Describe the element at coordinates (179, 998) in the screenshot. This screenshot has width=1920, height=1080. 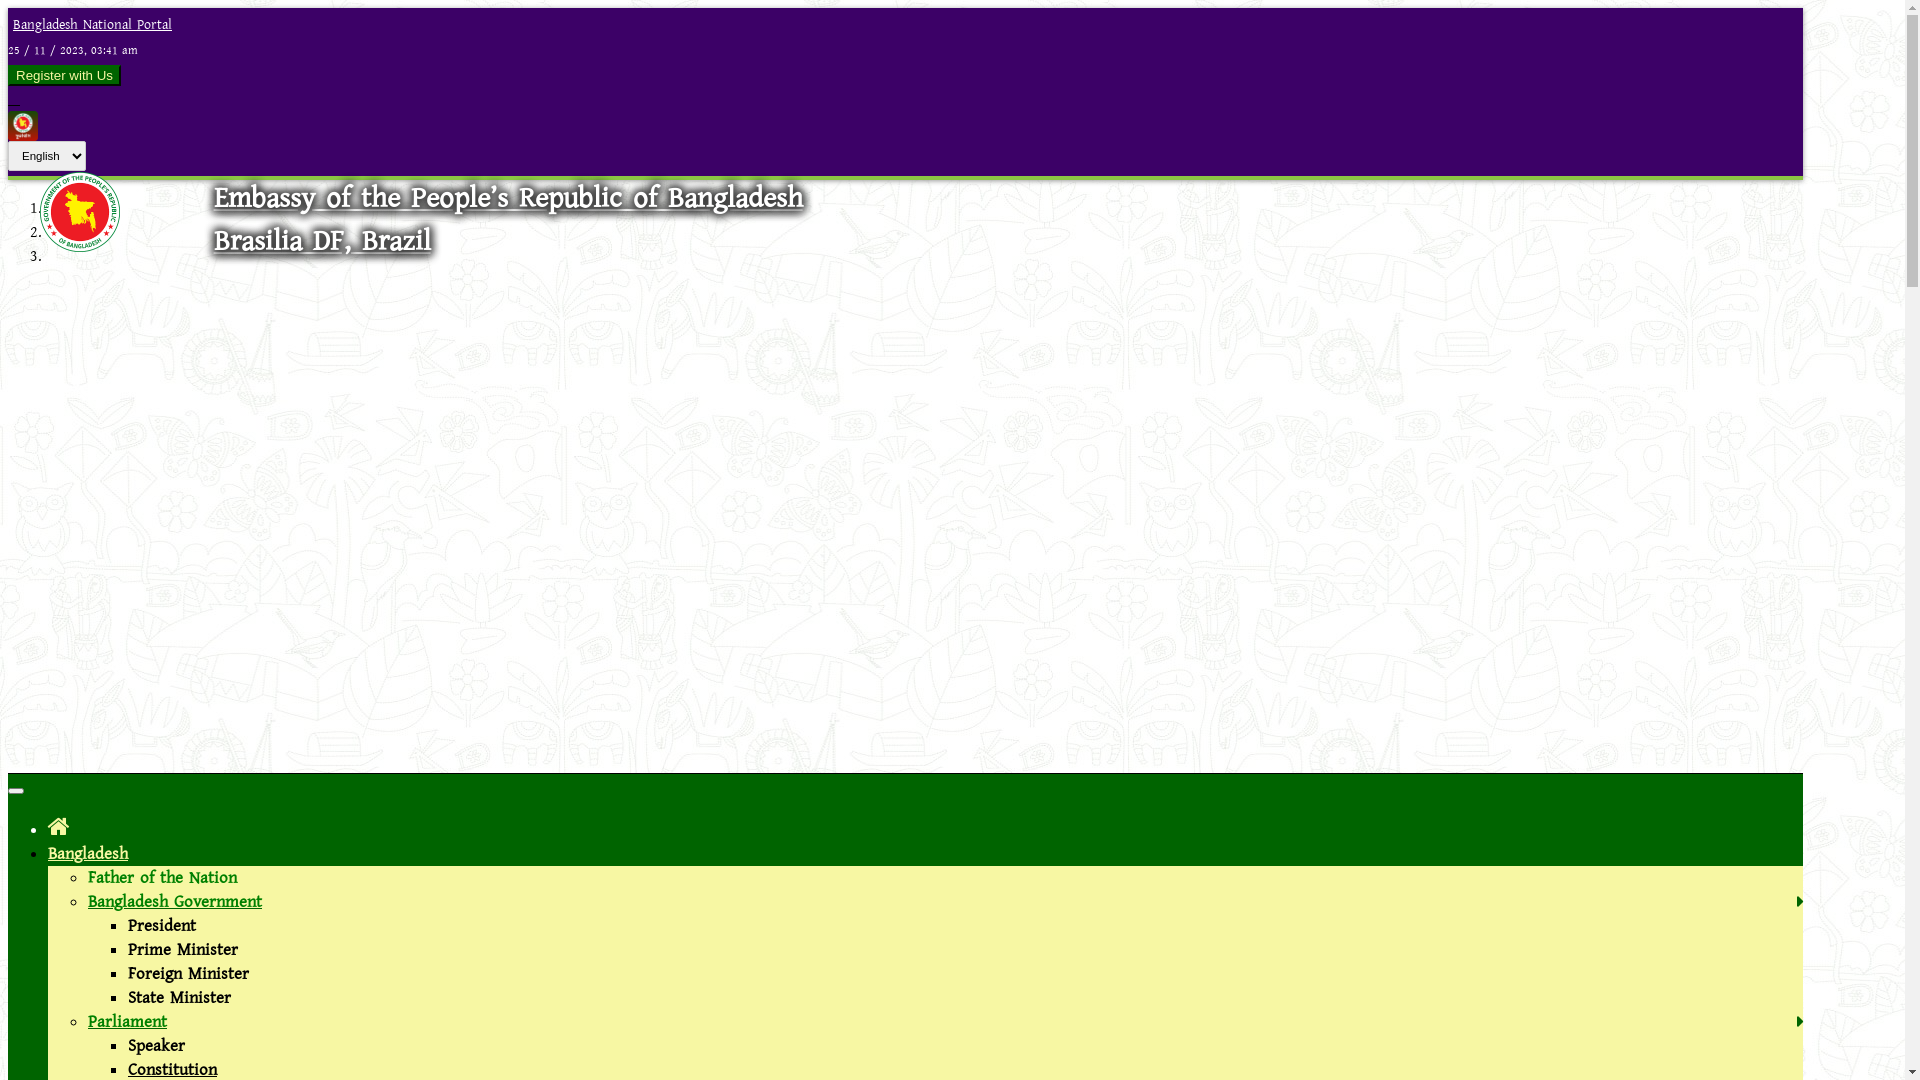
I see `'State Minister'` at that location.